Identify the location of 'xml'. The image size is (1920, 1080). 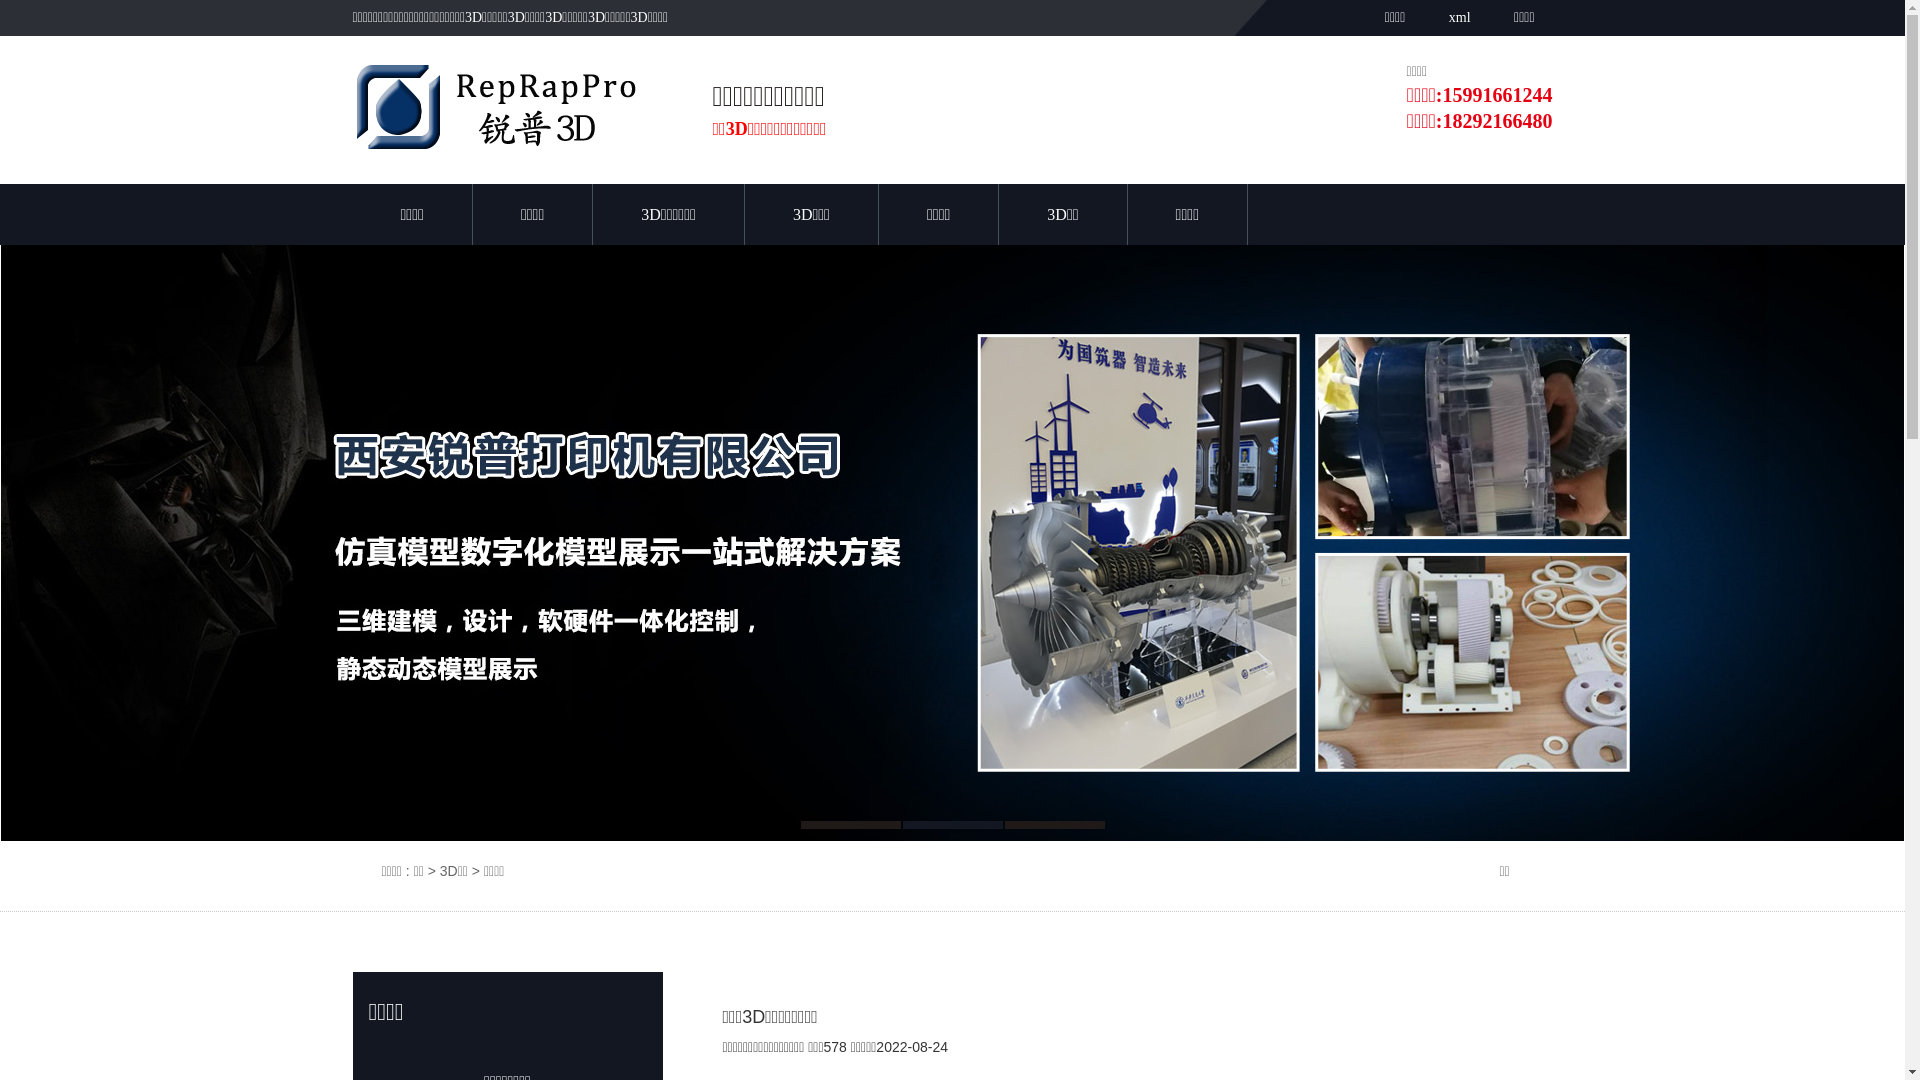
(1458, 18).